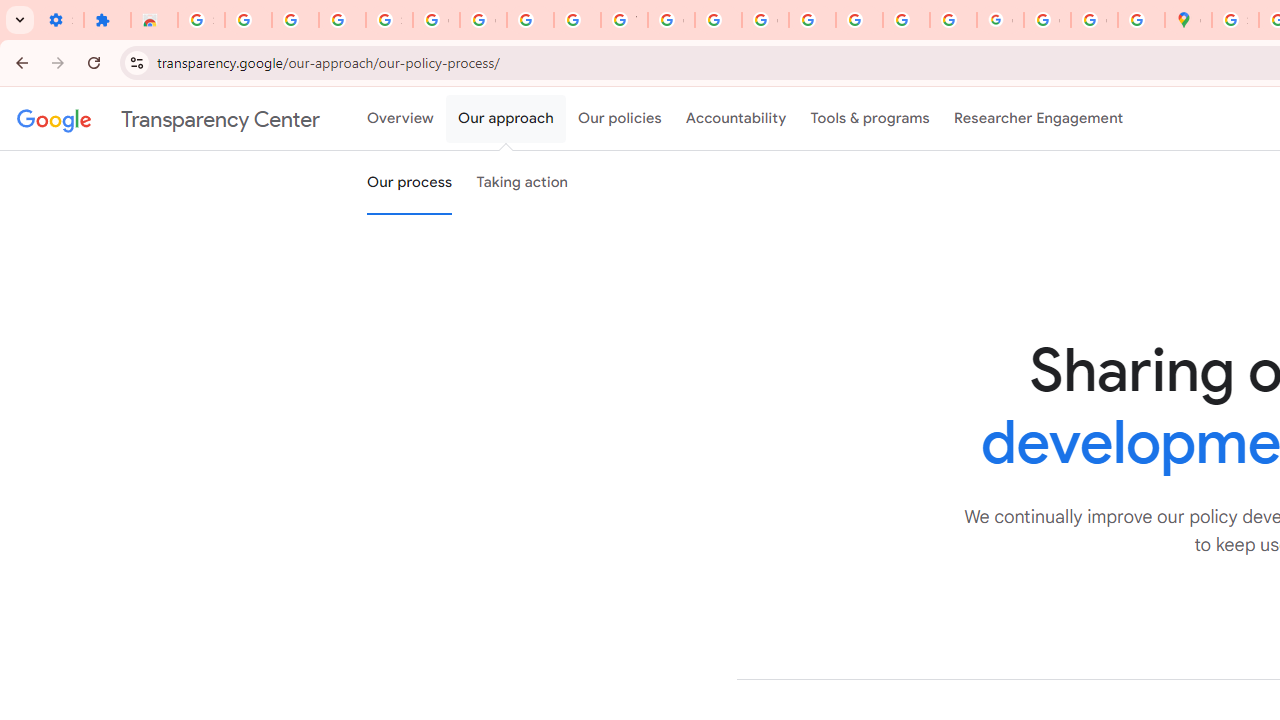 This screenshot has width=1280, height=720. I want to click on 'Accountability', so click(735, 119).